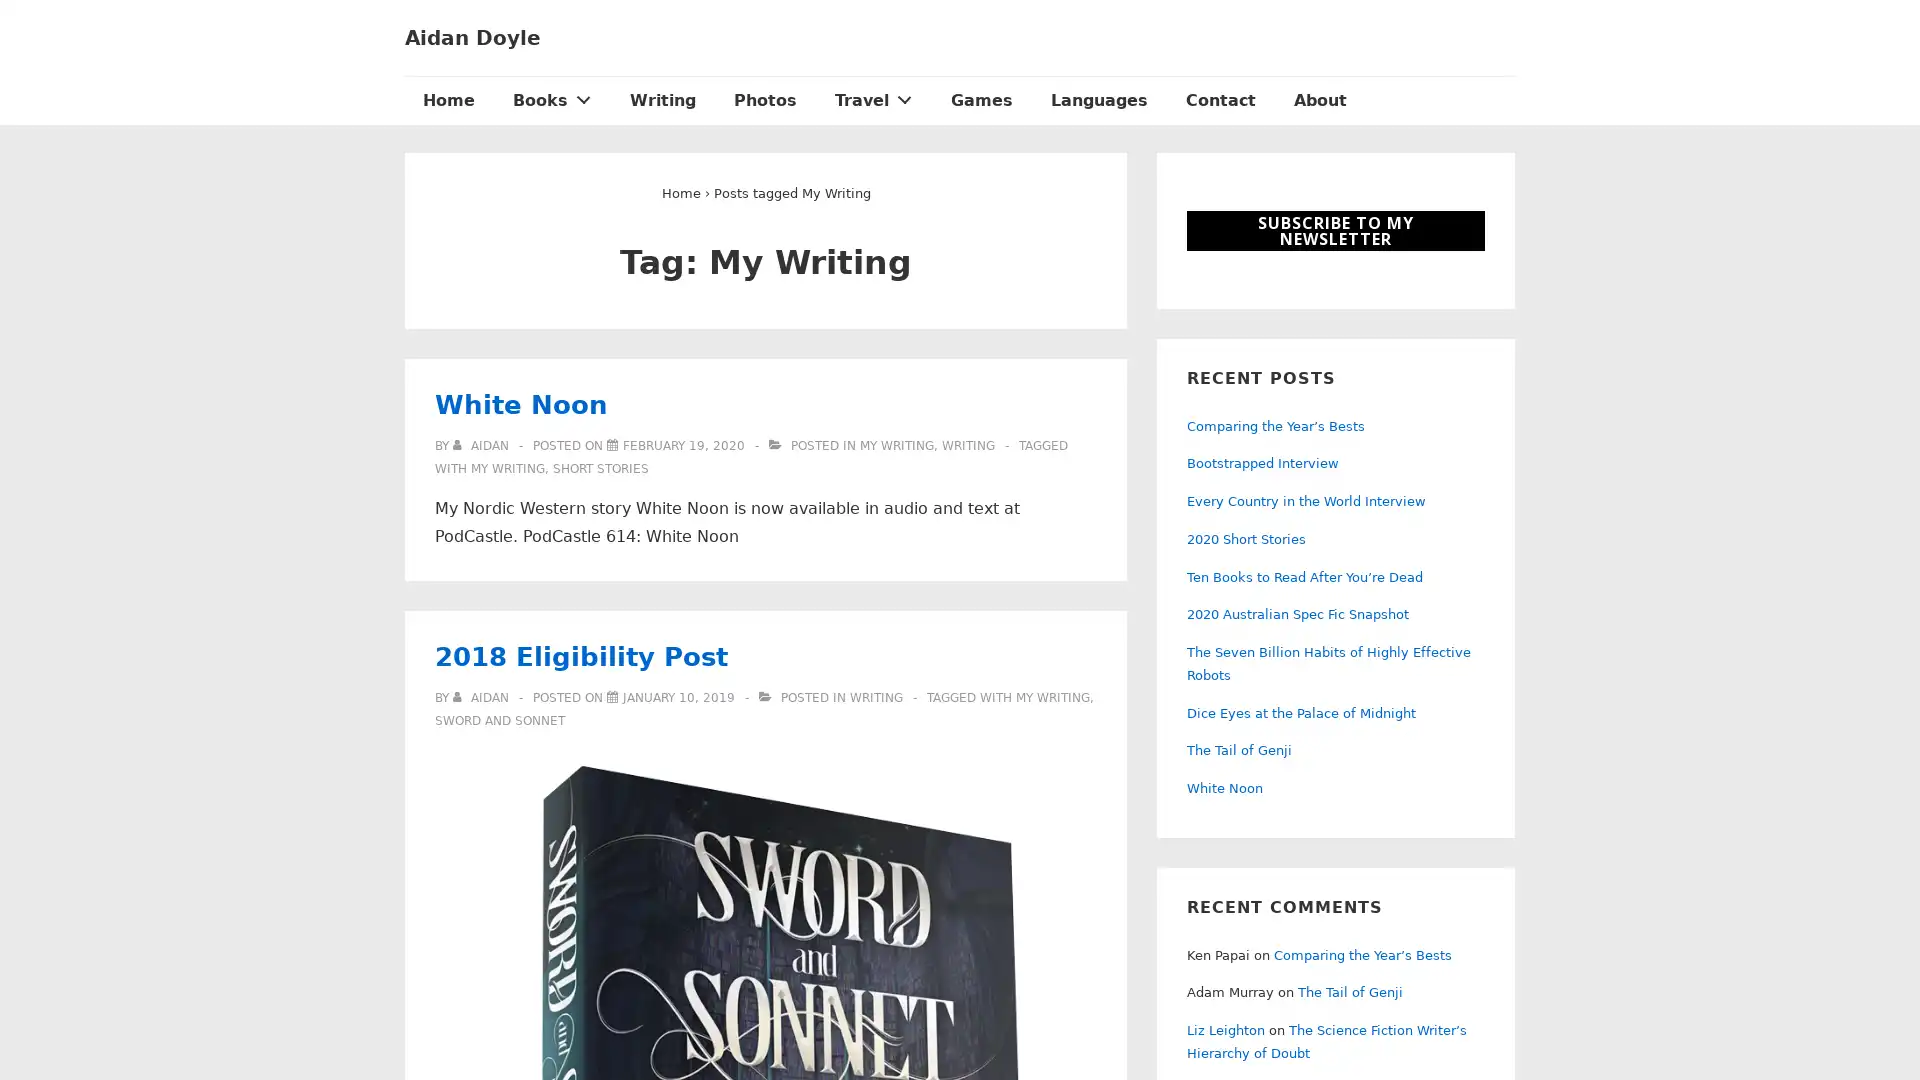  Describe the element at coordinates (1335, 230) in the screenshot. I see `SUBSCRIBE TO MY NEWSLETTER` at that location.